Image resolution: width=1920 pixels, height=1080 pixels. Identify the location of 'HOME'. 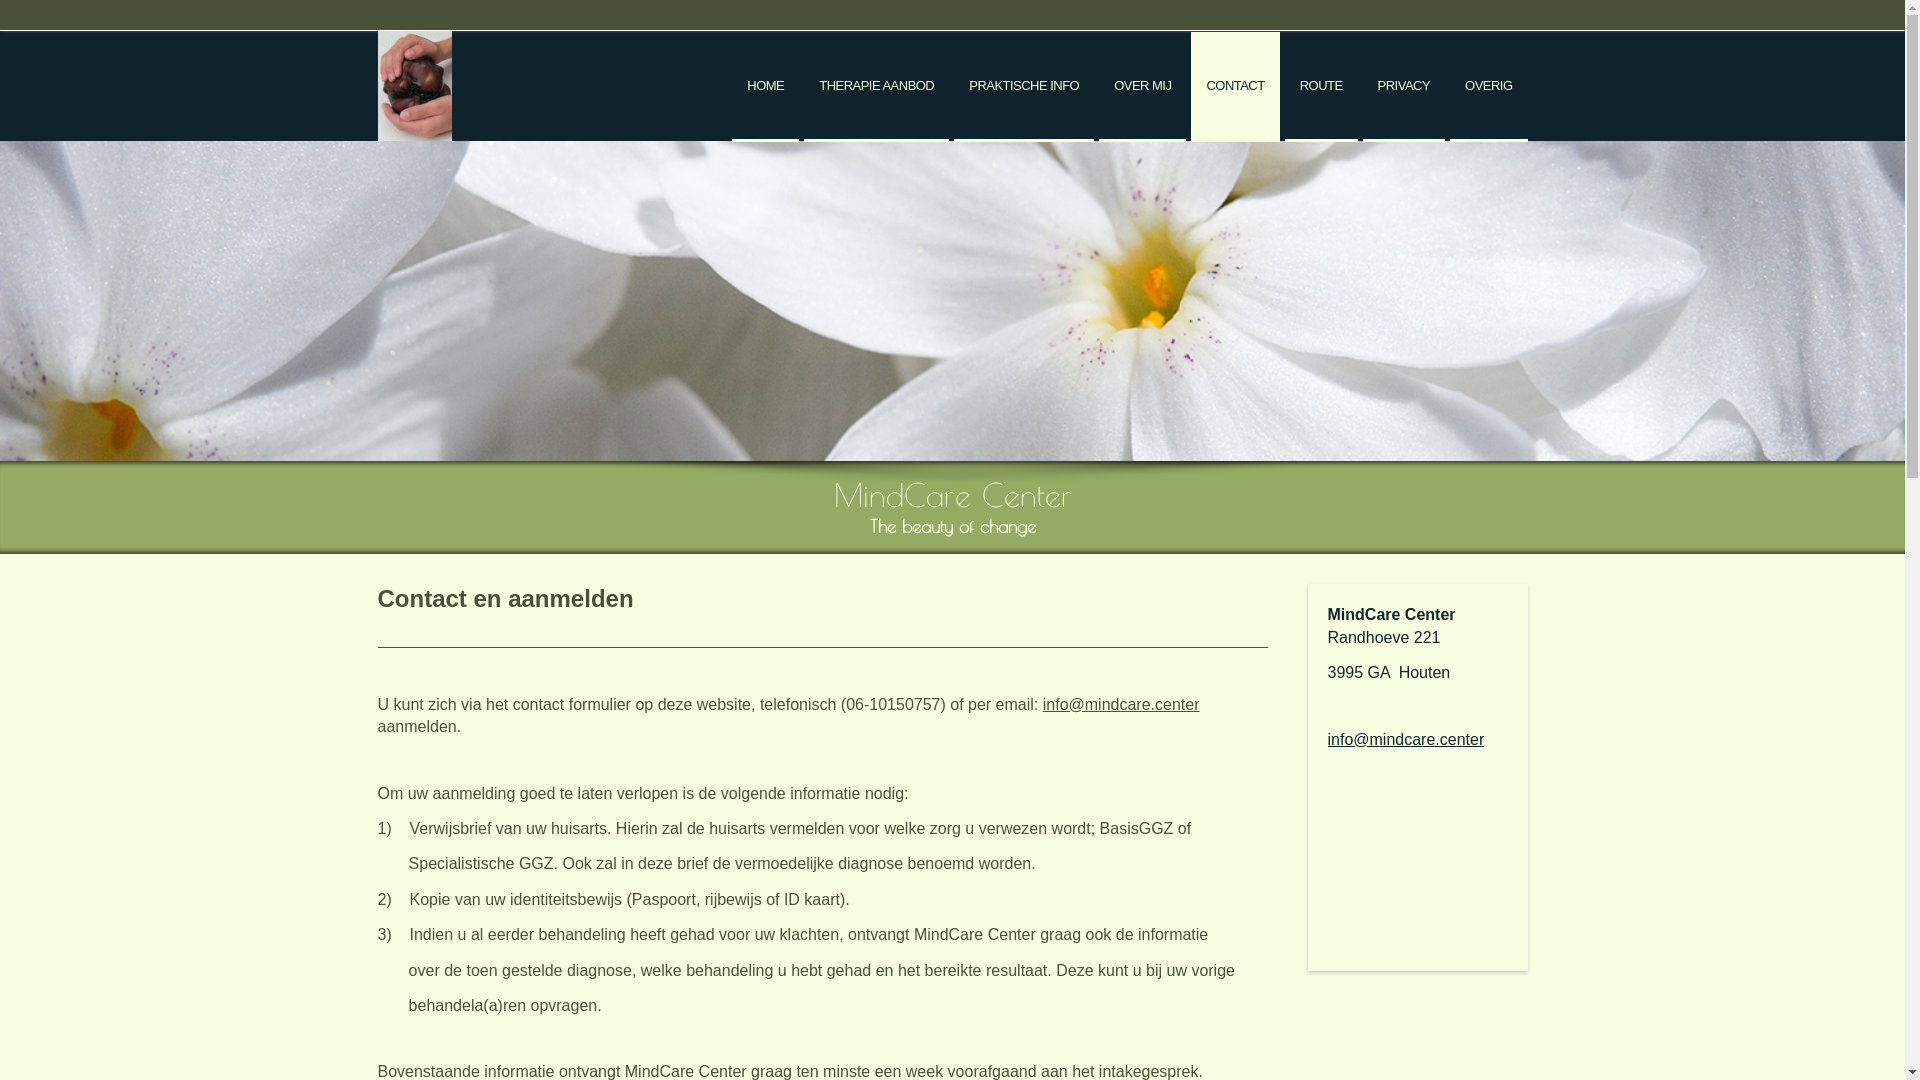
(764, 86).